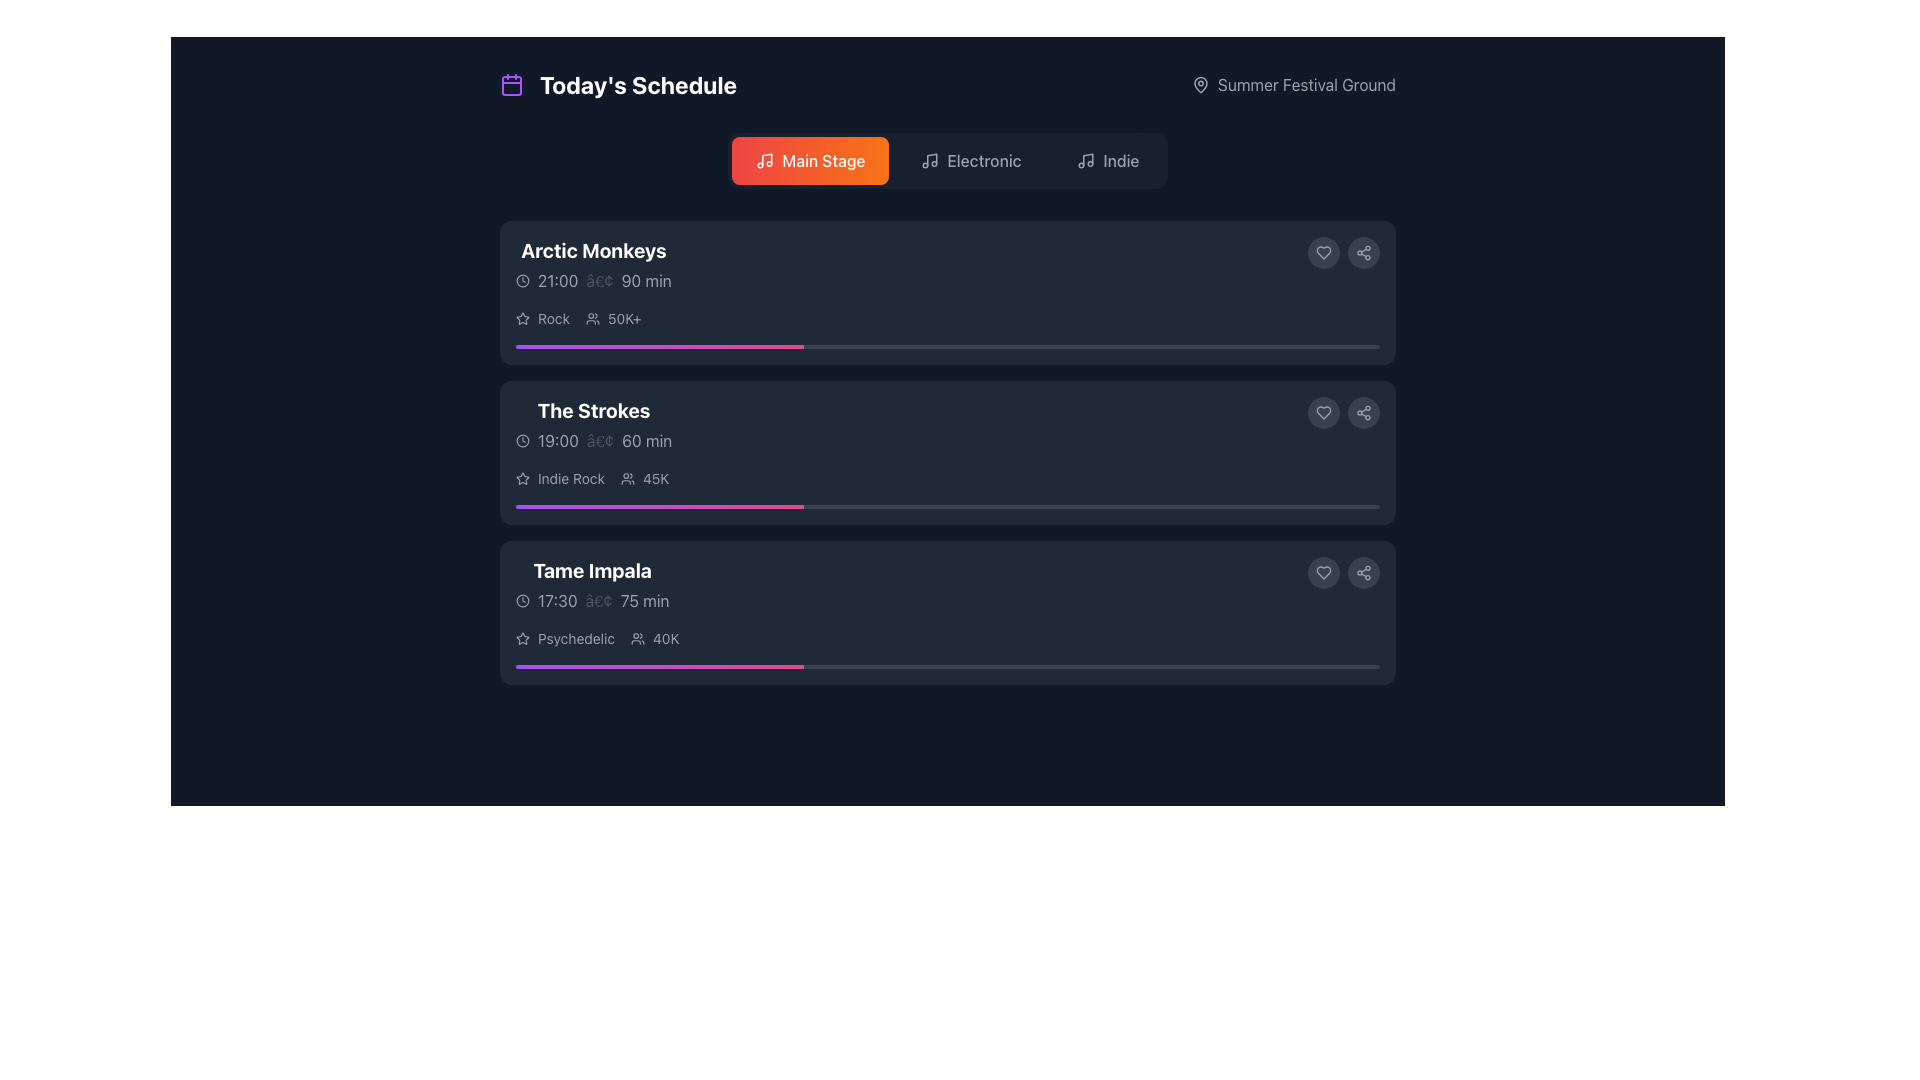 This screenshot has height=1080, width=1920. I want to click on the 'Indie' button, which is the third button in a horizontal group of three buttons labeled 'Main Stage,' 'Electronic,' and 'Indie,', so click(1107, 160).